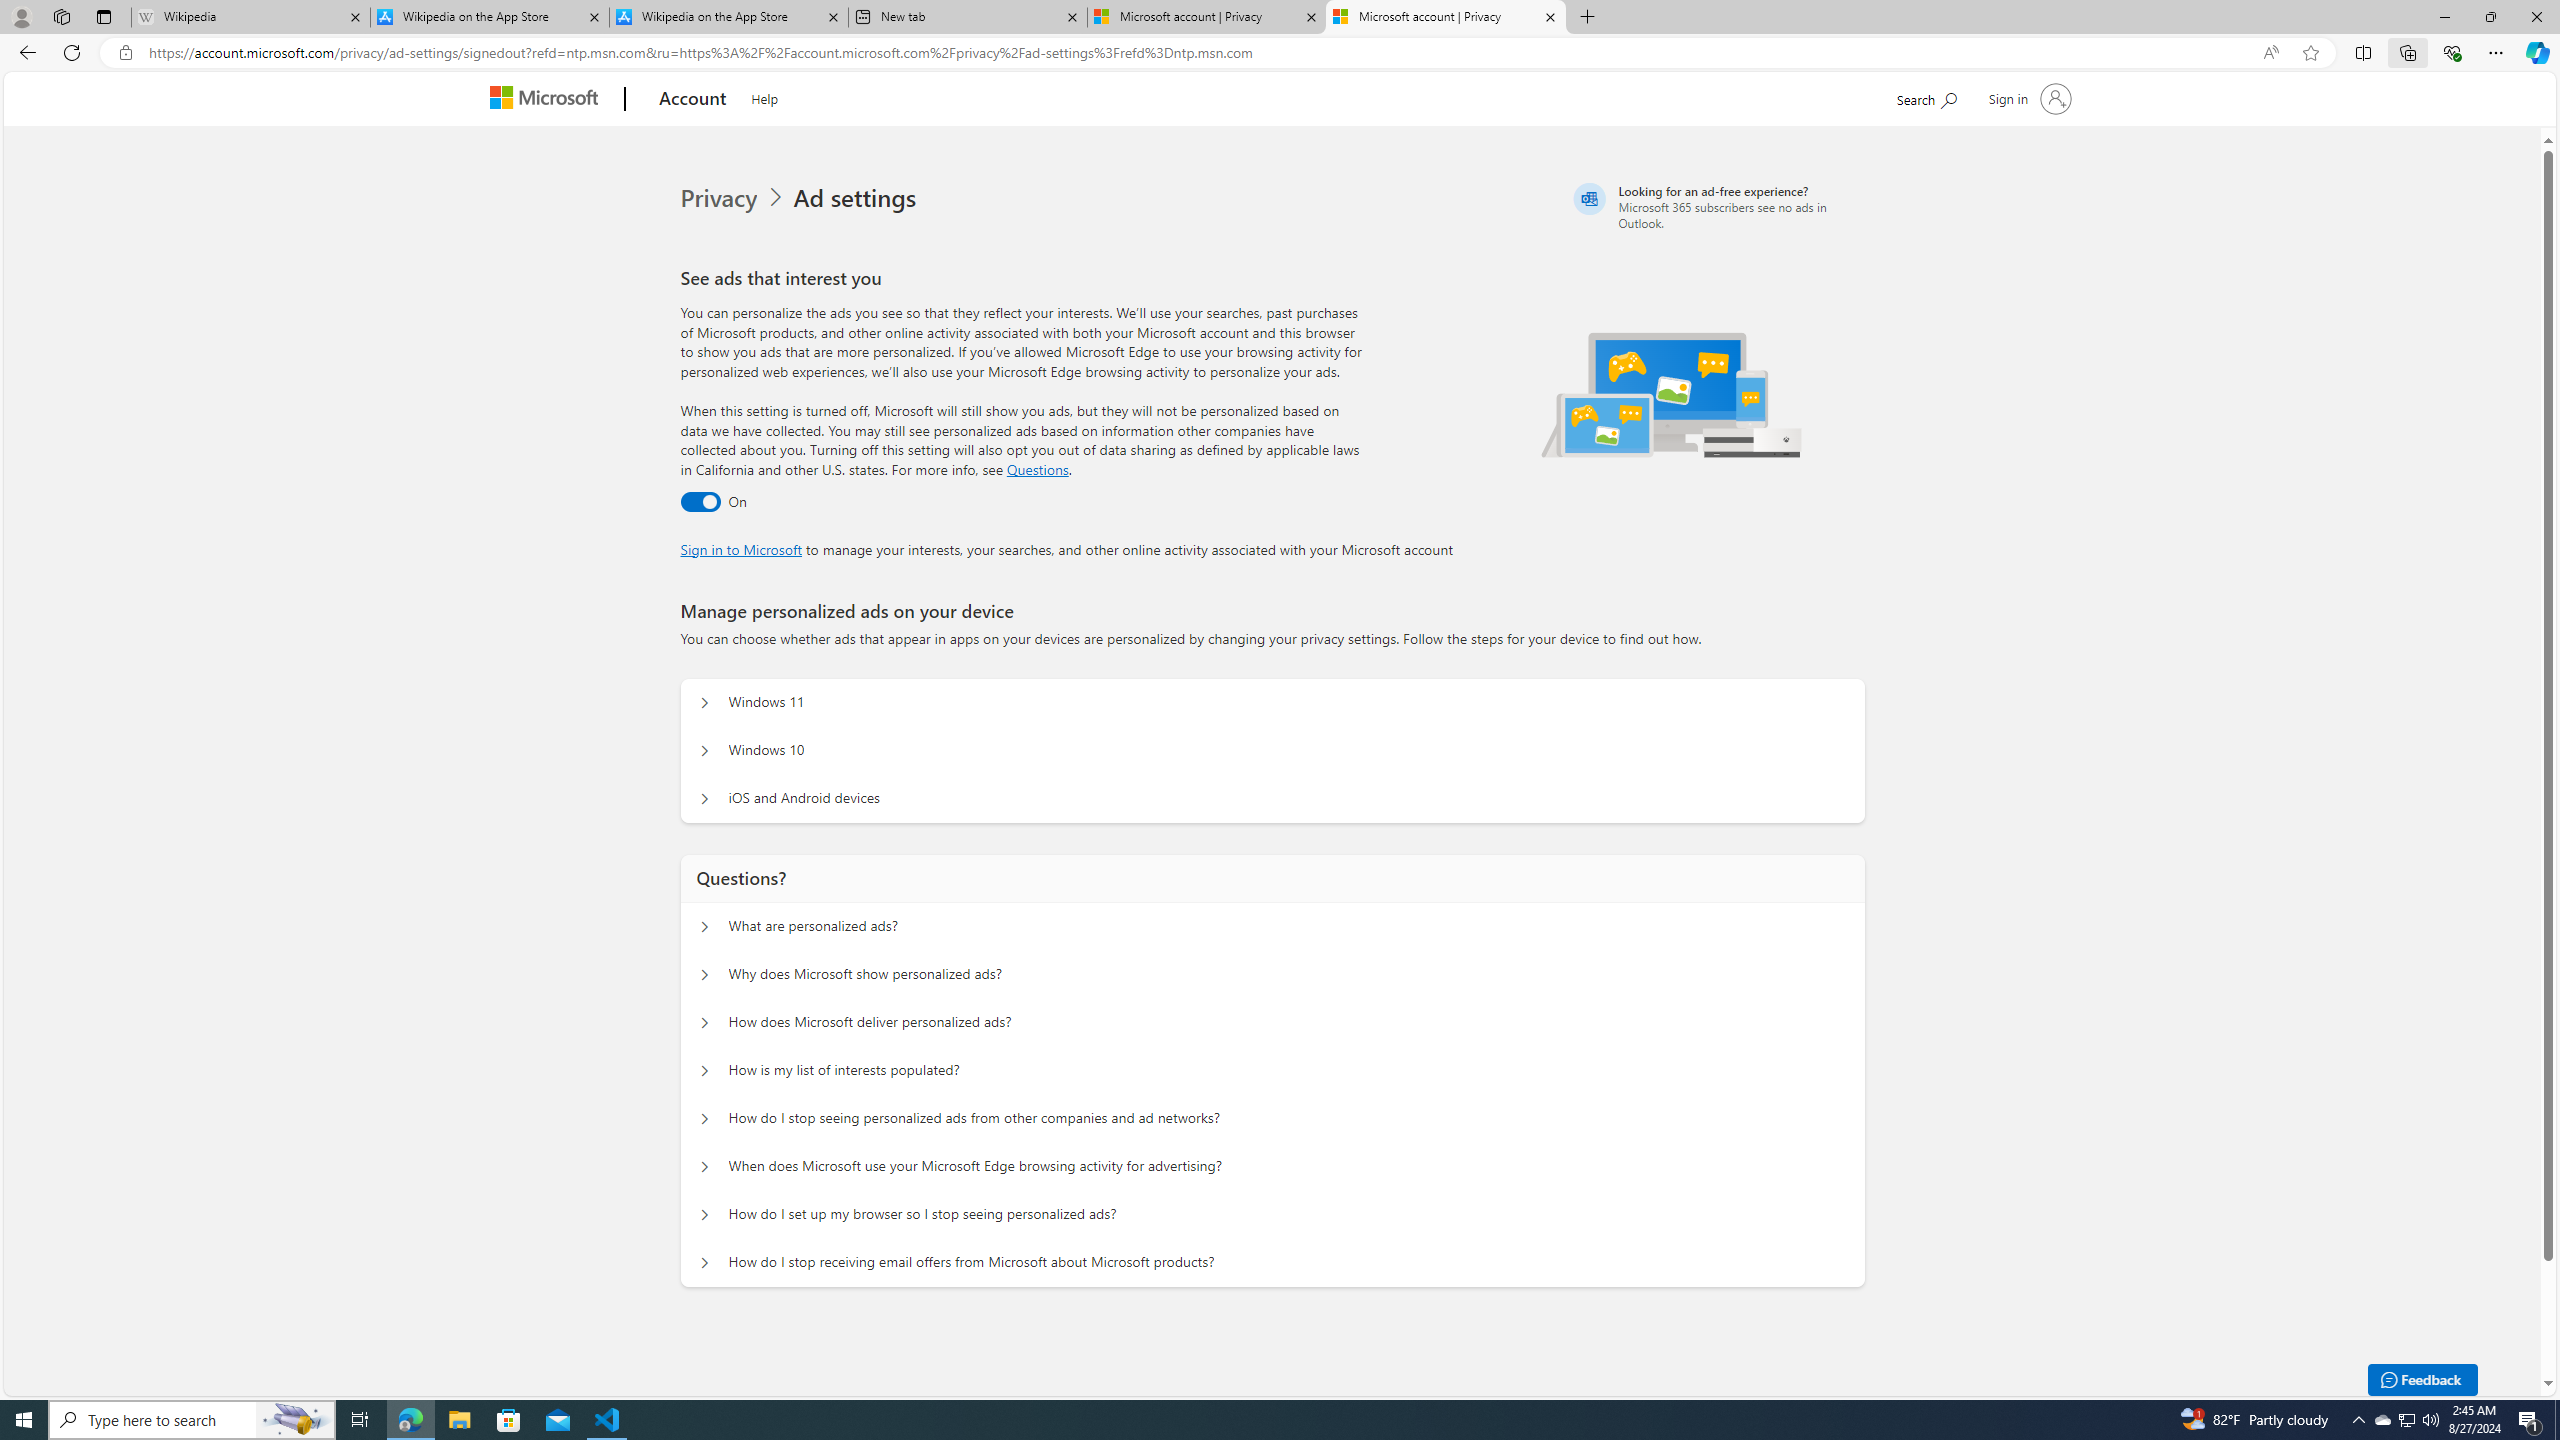  I want to click on 'Questions? Why does Microsoft show personalized ads?', so click(705, 973).